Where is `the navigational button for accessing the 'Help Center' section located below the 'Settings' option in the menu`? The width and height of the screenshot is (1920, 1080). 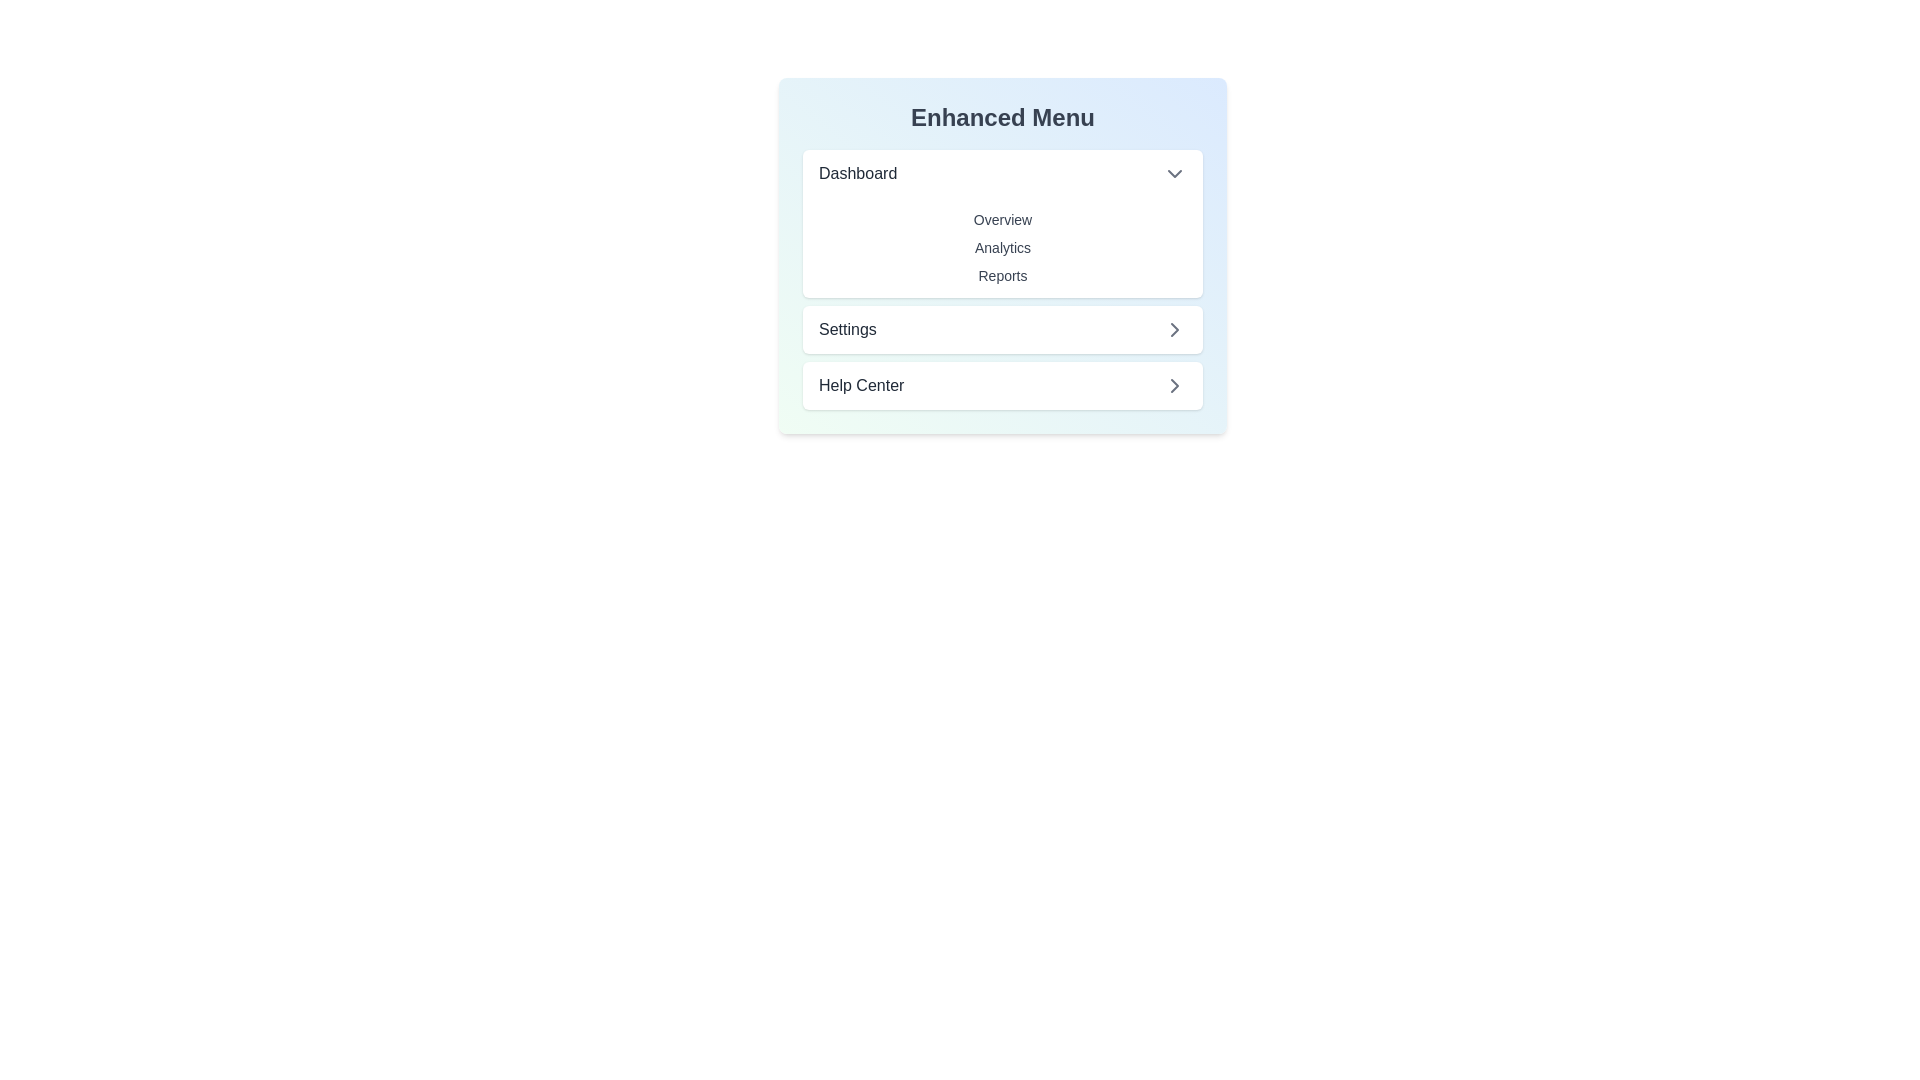
the navigational button for accessing the 'Help Center' section located below the 'Settings' option in the menu is located at coordinates (1003, 385).